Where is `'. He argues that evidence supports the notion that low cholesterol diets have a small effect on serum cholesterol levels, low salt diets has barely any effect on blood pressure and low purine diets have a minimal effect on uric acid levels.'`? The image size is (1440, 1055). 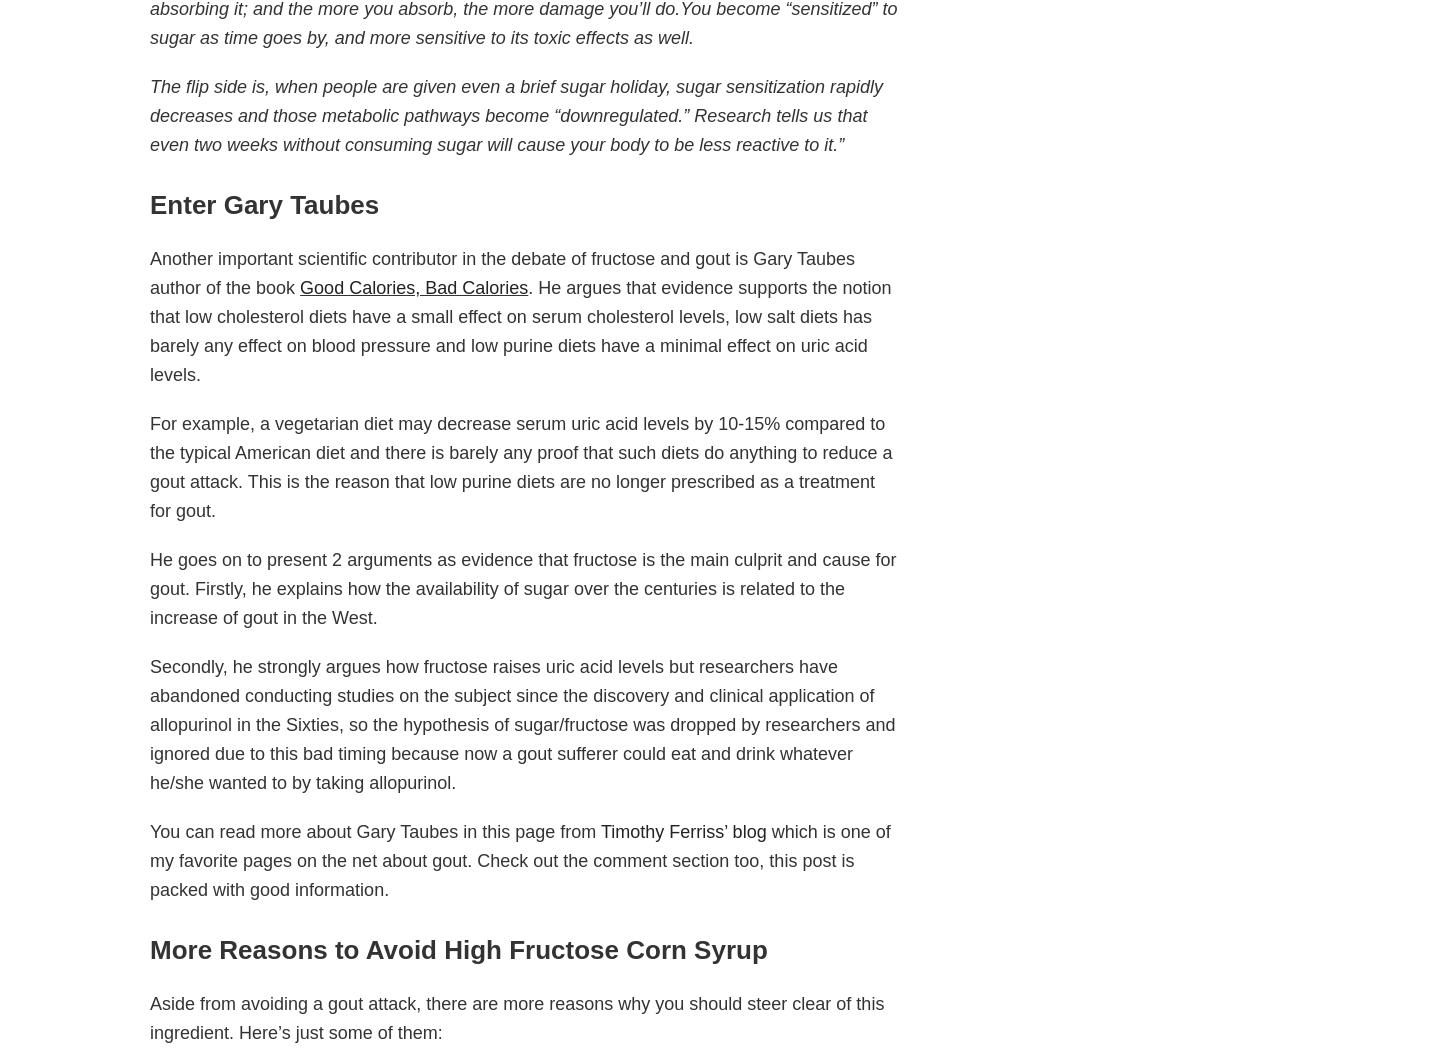
'. He argues that evidence supports the notion that low cholesterol diets have a small effect on serum cholesterol levels, low salt diets has barely any effect on blood pressure and low purine diets have a minimal effect on uric acid levels.' is located at coordinates (519, 330).